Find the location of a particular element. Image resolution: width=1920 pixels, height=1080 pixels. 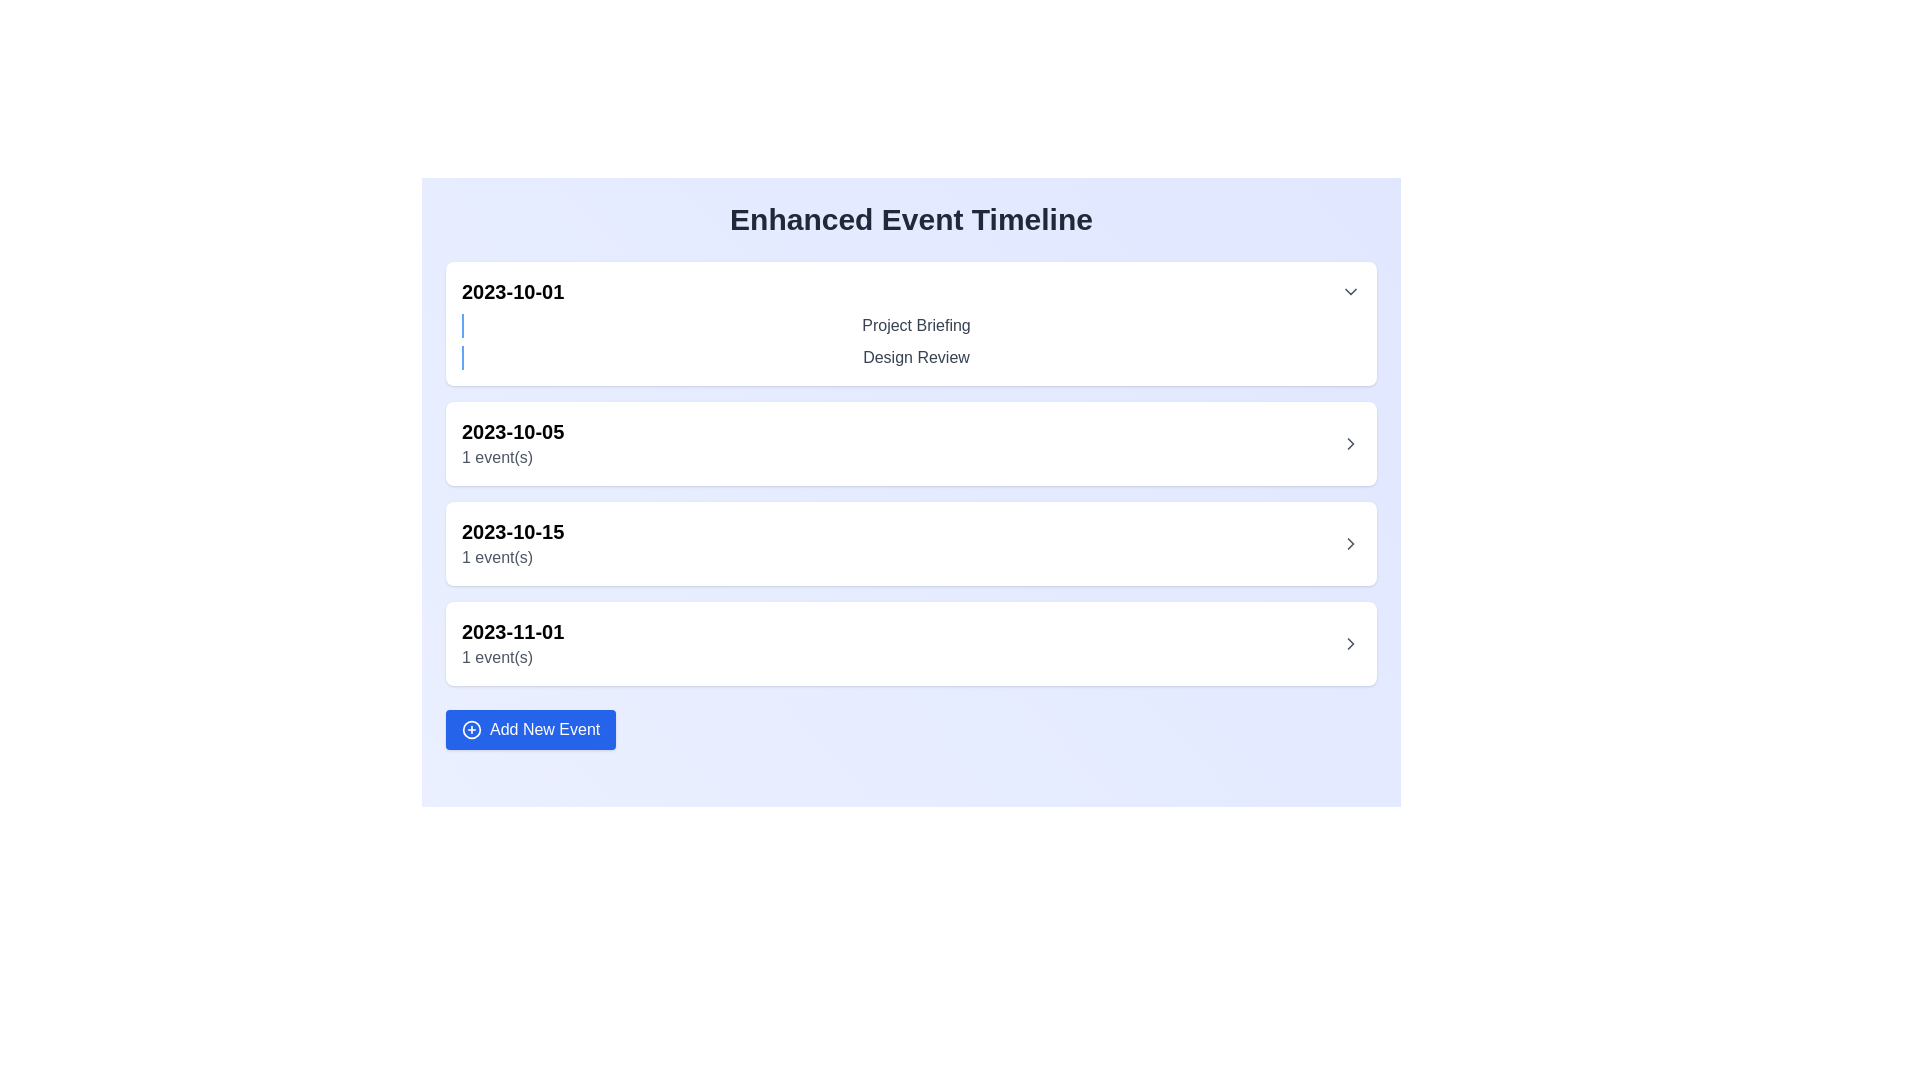

text label displaying '1 event(s)' located below the date '2023-10-05' in the second card of the event timeline is located at coordinates (513, 458).